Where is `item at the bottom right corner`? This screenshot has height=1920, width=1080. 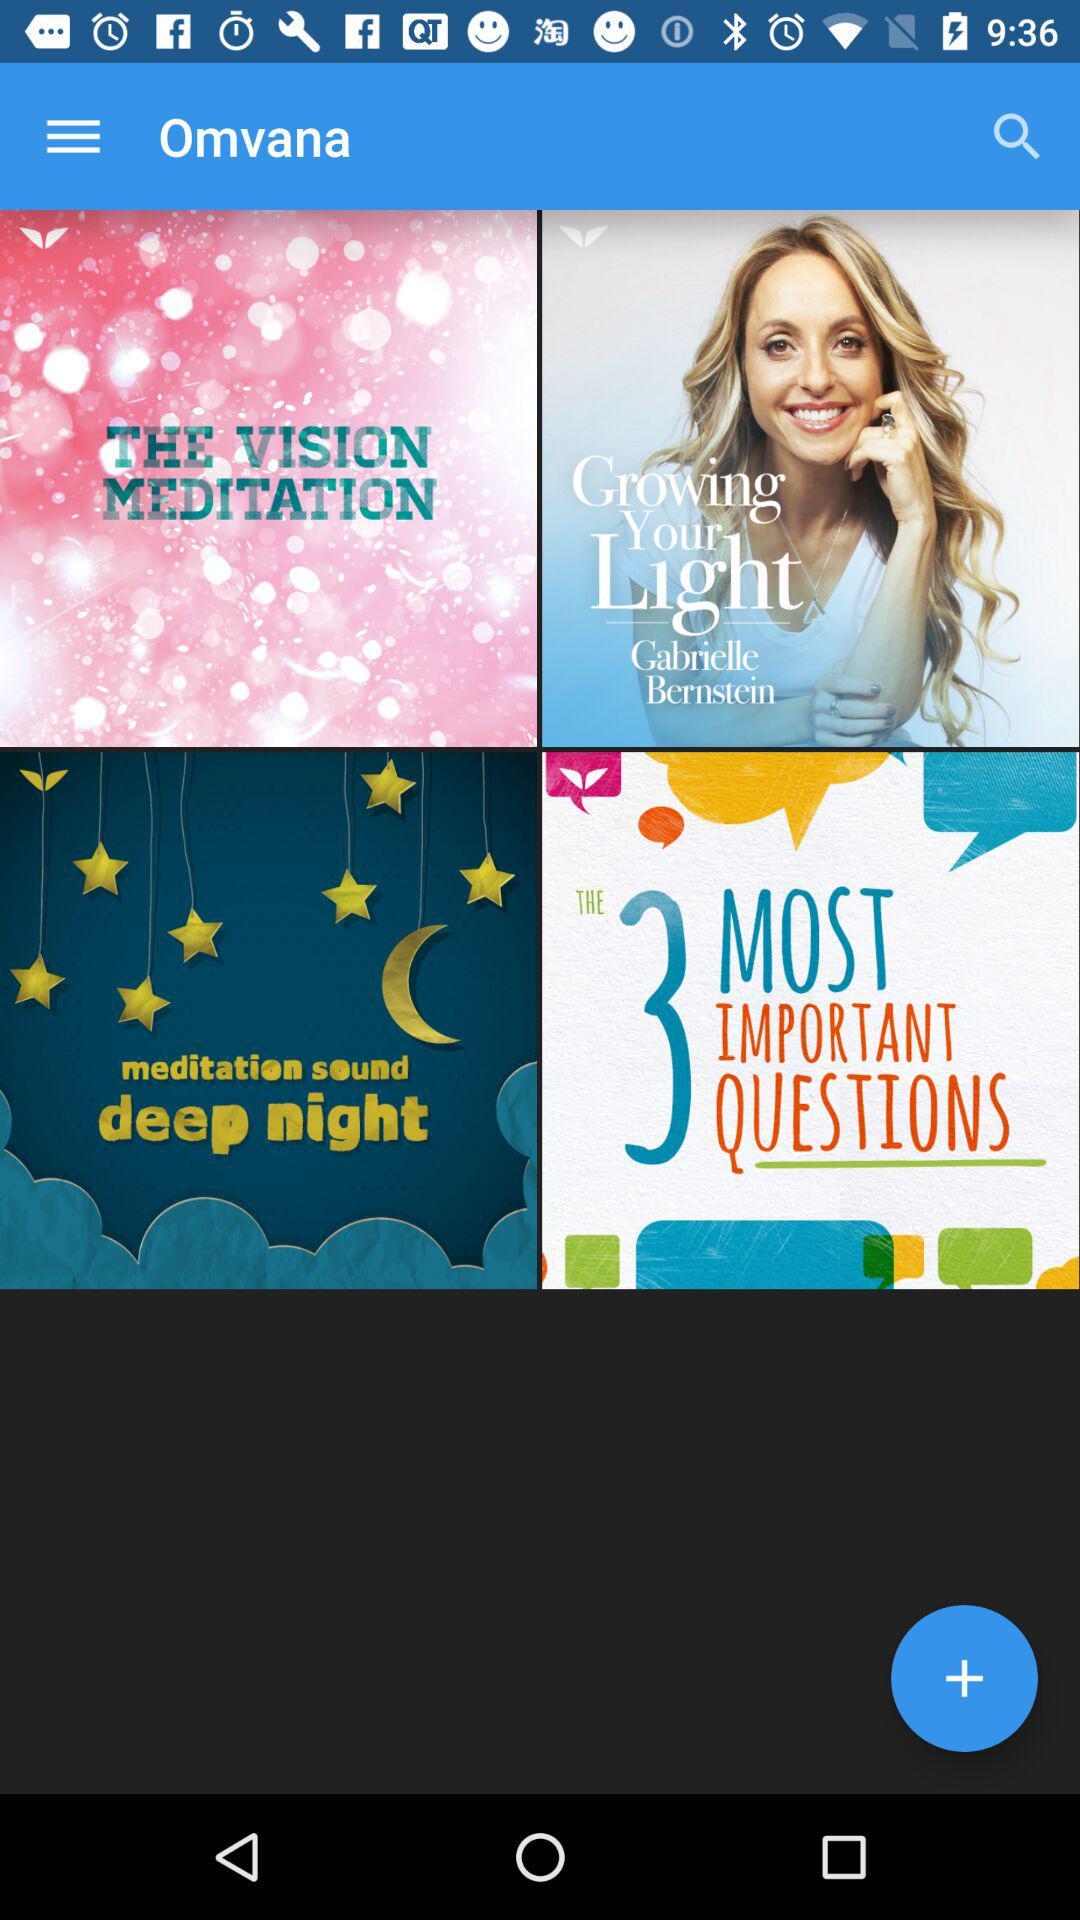
item at the bottom right corner is located at coordinates (963, 1678).